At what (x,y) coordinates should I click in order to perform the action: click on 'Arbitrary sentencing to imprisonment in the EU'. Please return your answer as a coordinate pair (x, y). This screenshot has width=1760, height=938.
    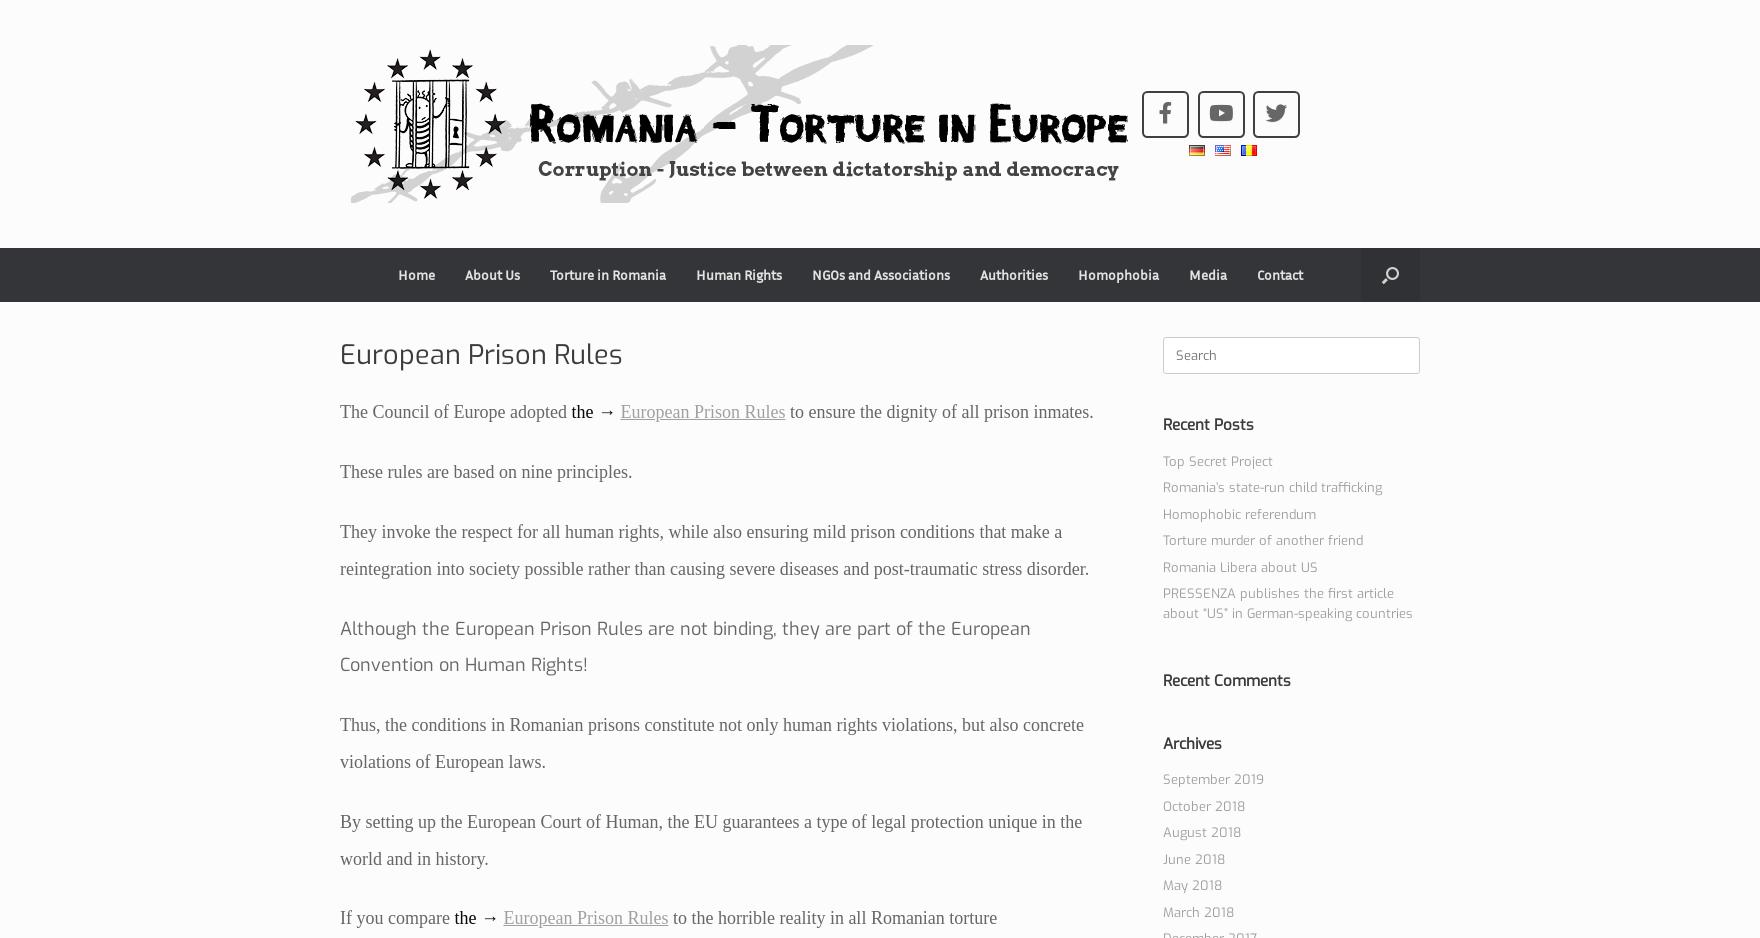
    Looking at the image, I should click on (621, 329).